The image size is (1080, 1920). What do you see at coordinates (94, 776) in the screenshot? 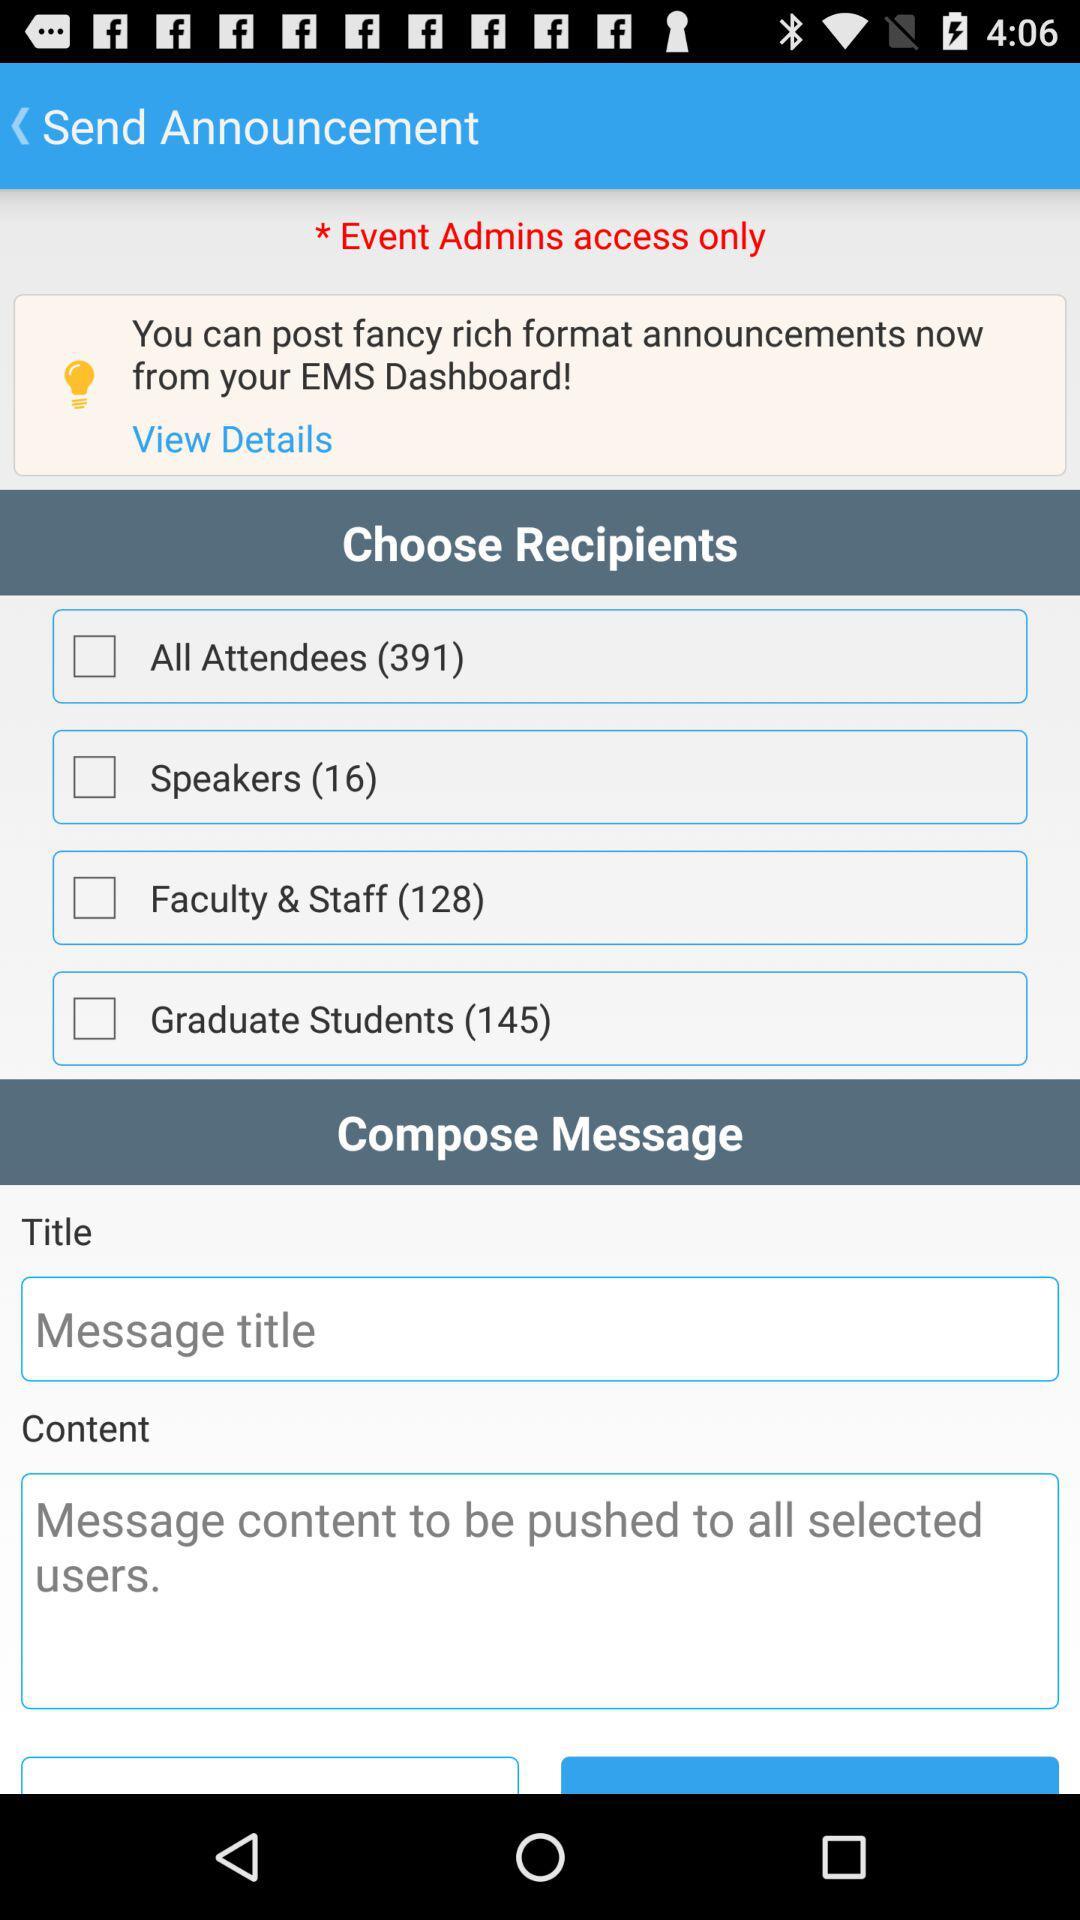
I see `check the speakers box` at bounding box center [94, 776].